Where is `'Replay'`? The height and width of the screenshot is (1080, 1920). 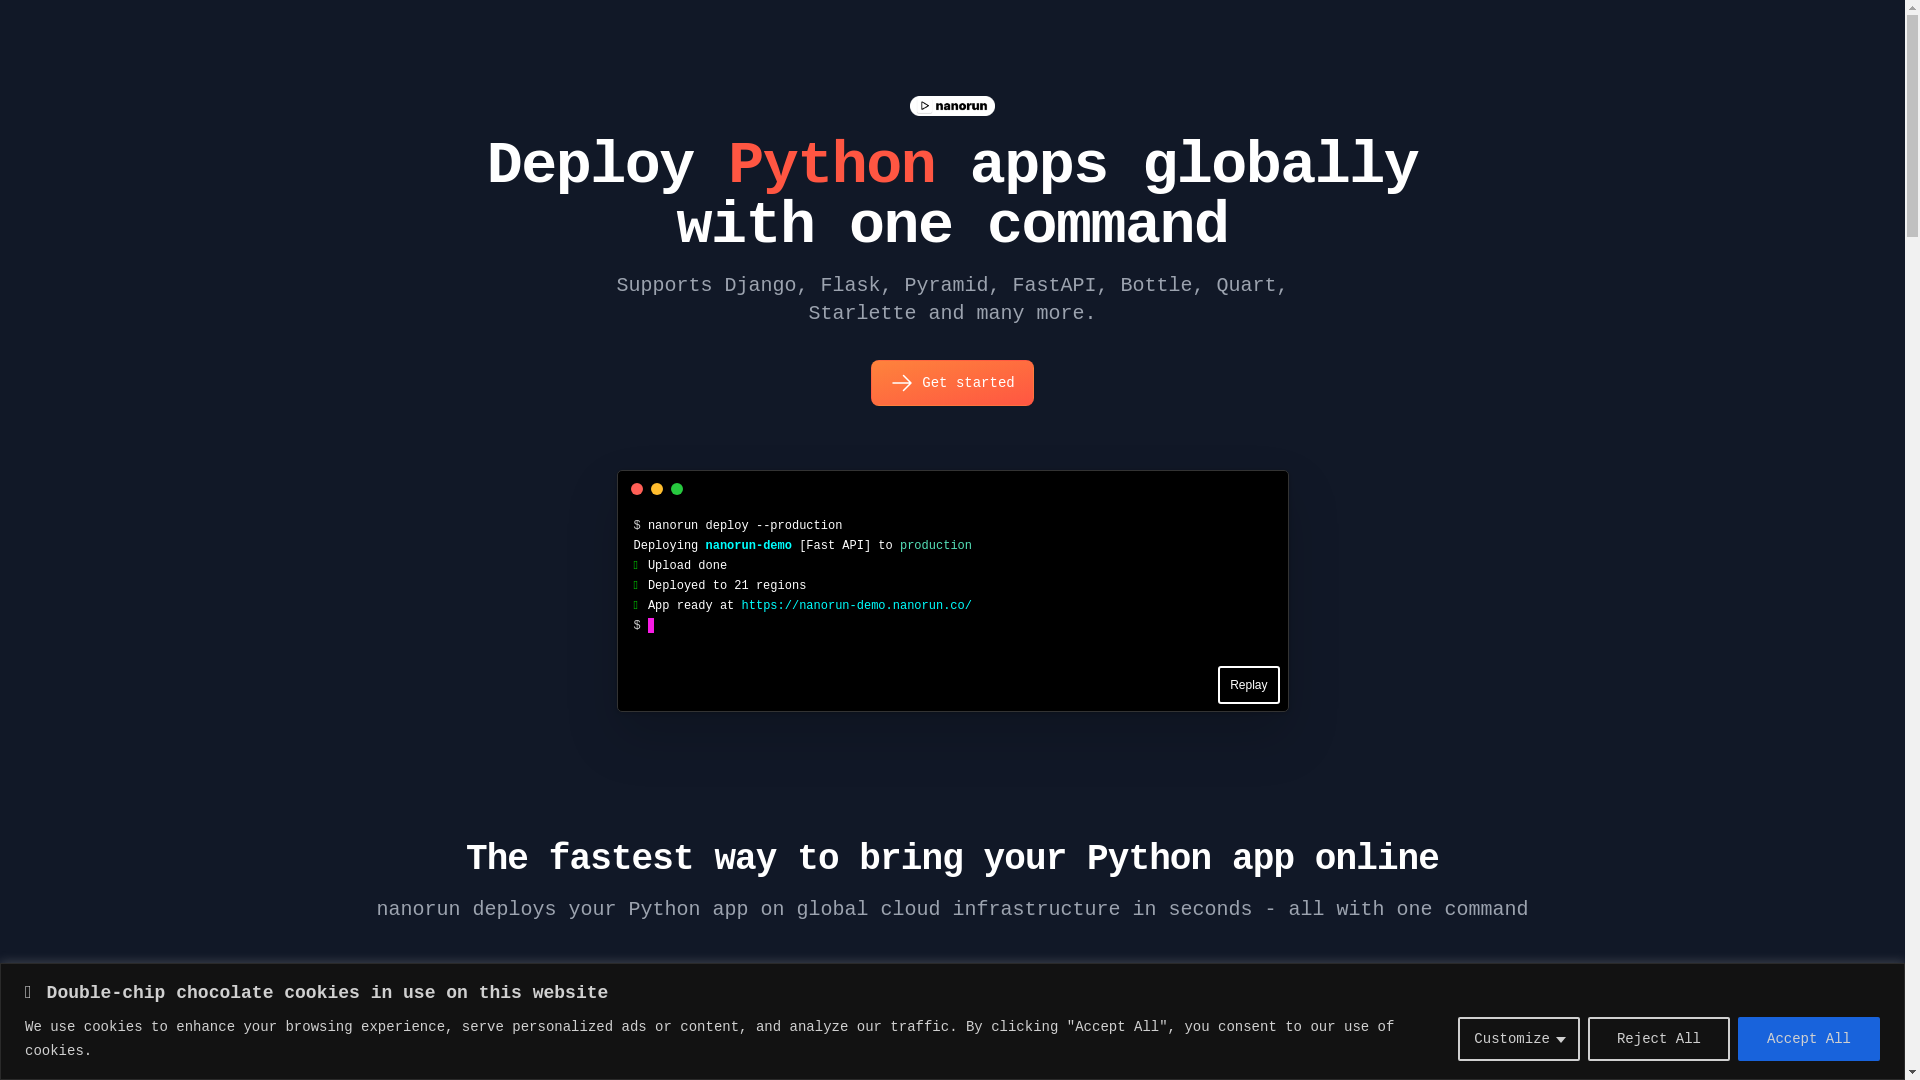
'Replay' is located at coordinates (1247, 684).